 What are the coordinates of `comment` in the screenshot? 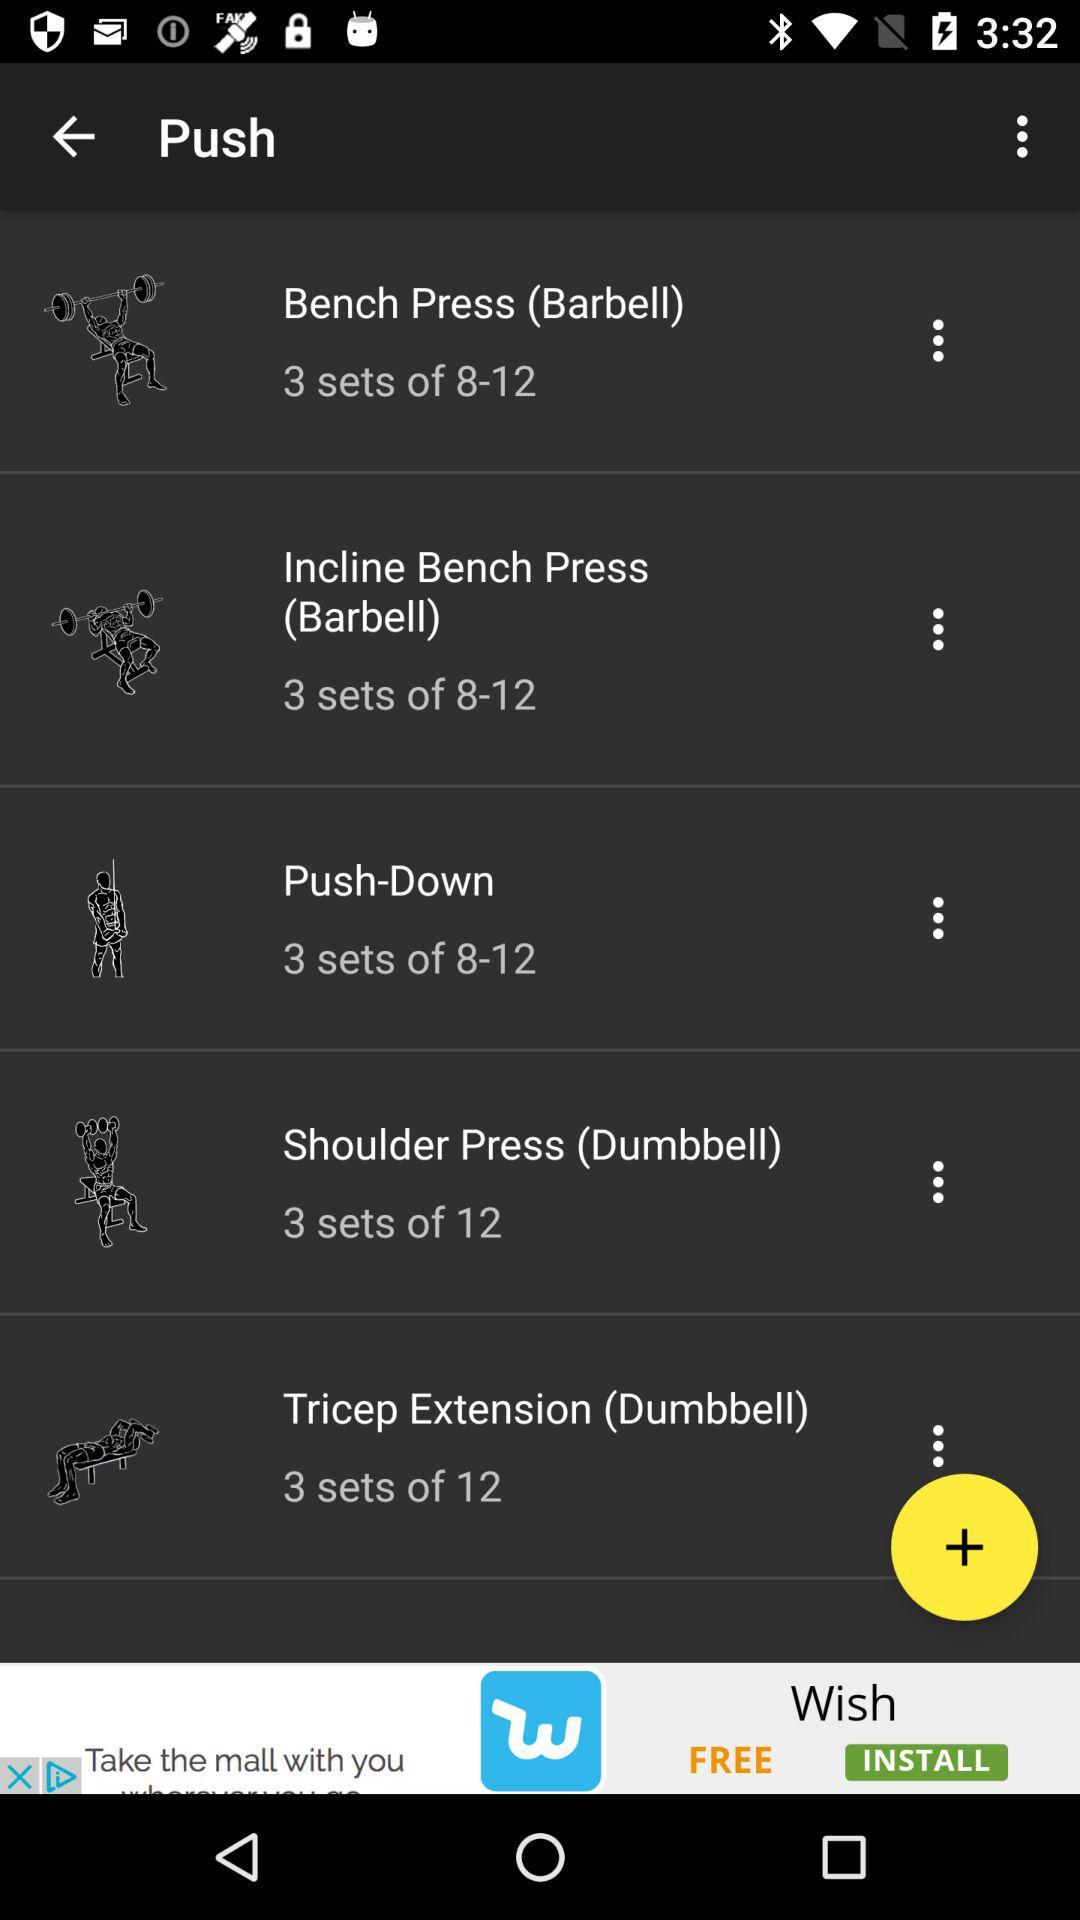 It's located at (938, 628).